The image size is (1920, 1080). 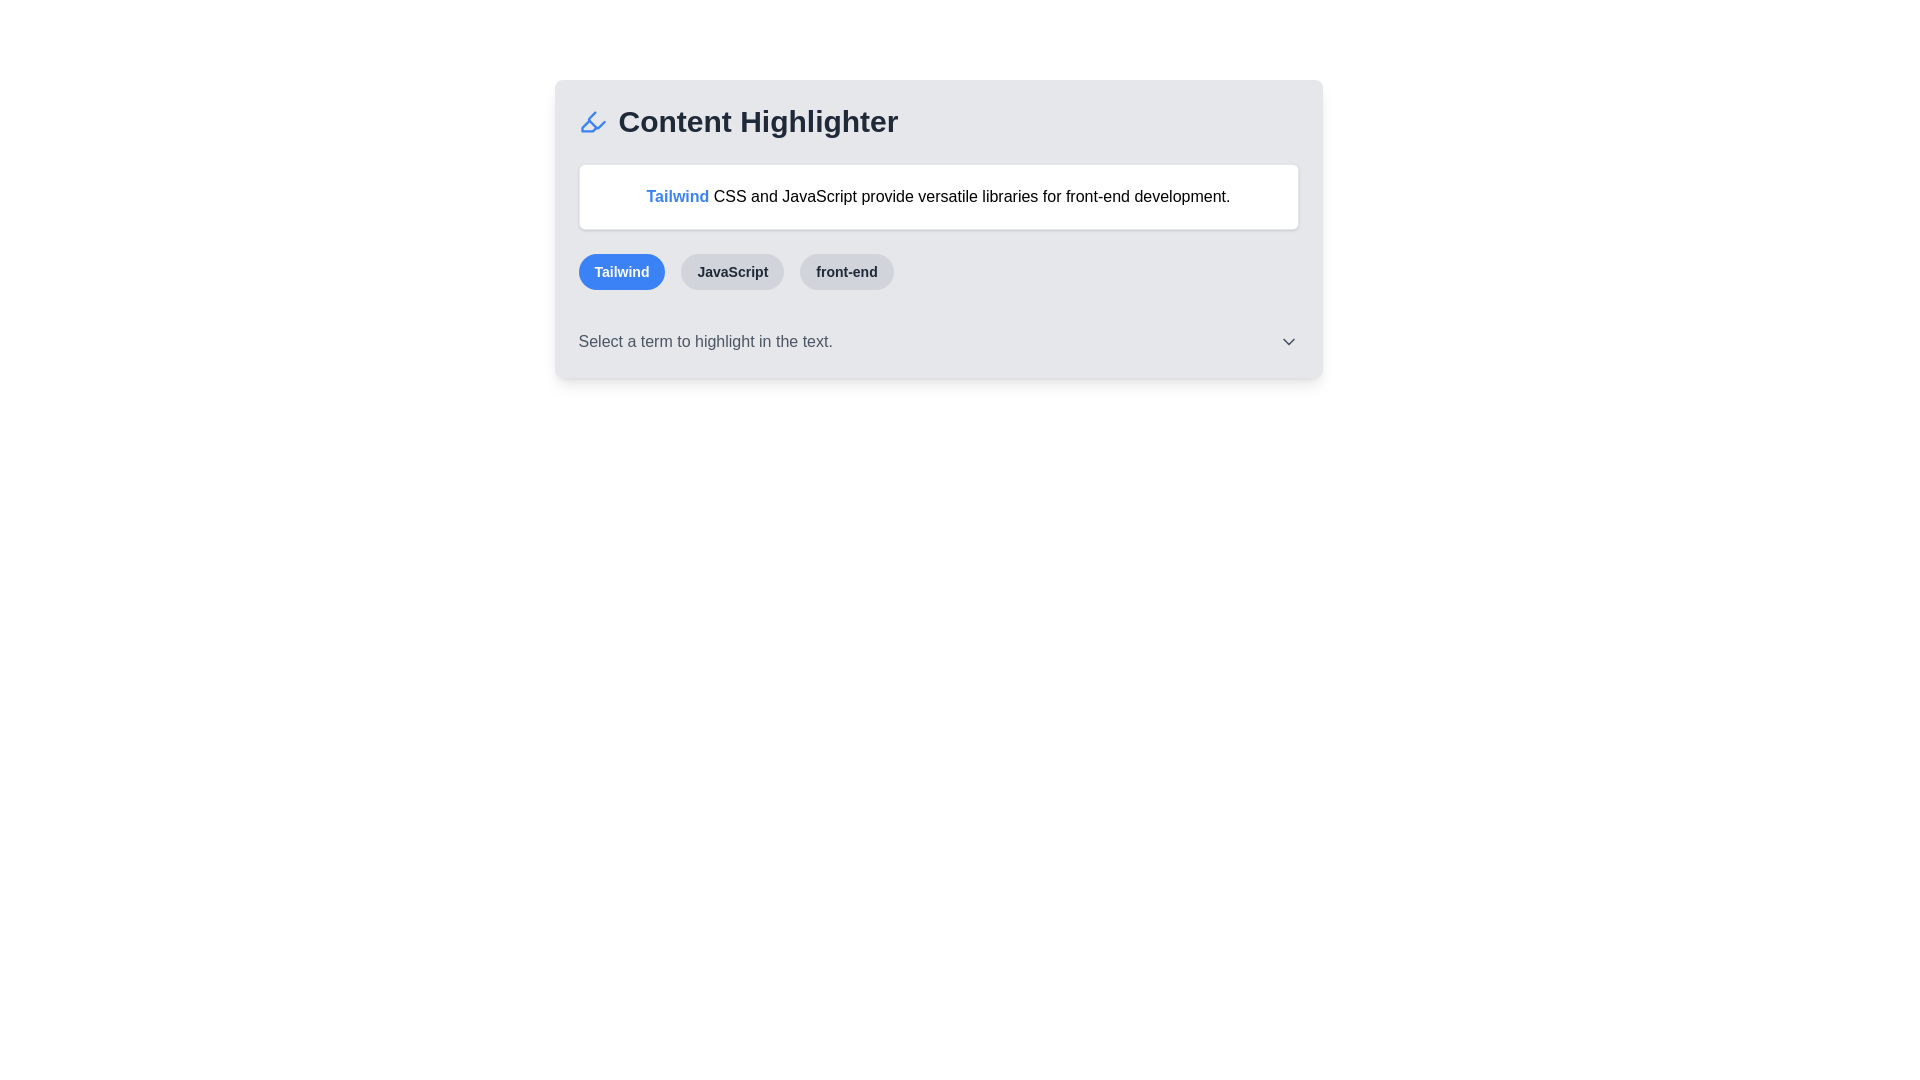 What do you see at coordinates (677, 196) in the screenshot?
I see `the text 'Tailwind', which is positioned at the start of the sentence 'Tailwind CSS and JavaScript provide versatile libraries for front-end development.'` at bounding box center [677, 196].